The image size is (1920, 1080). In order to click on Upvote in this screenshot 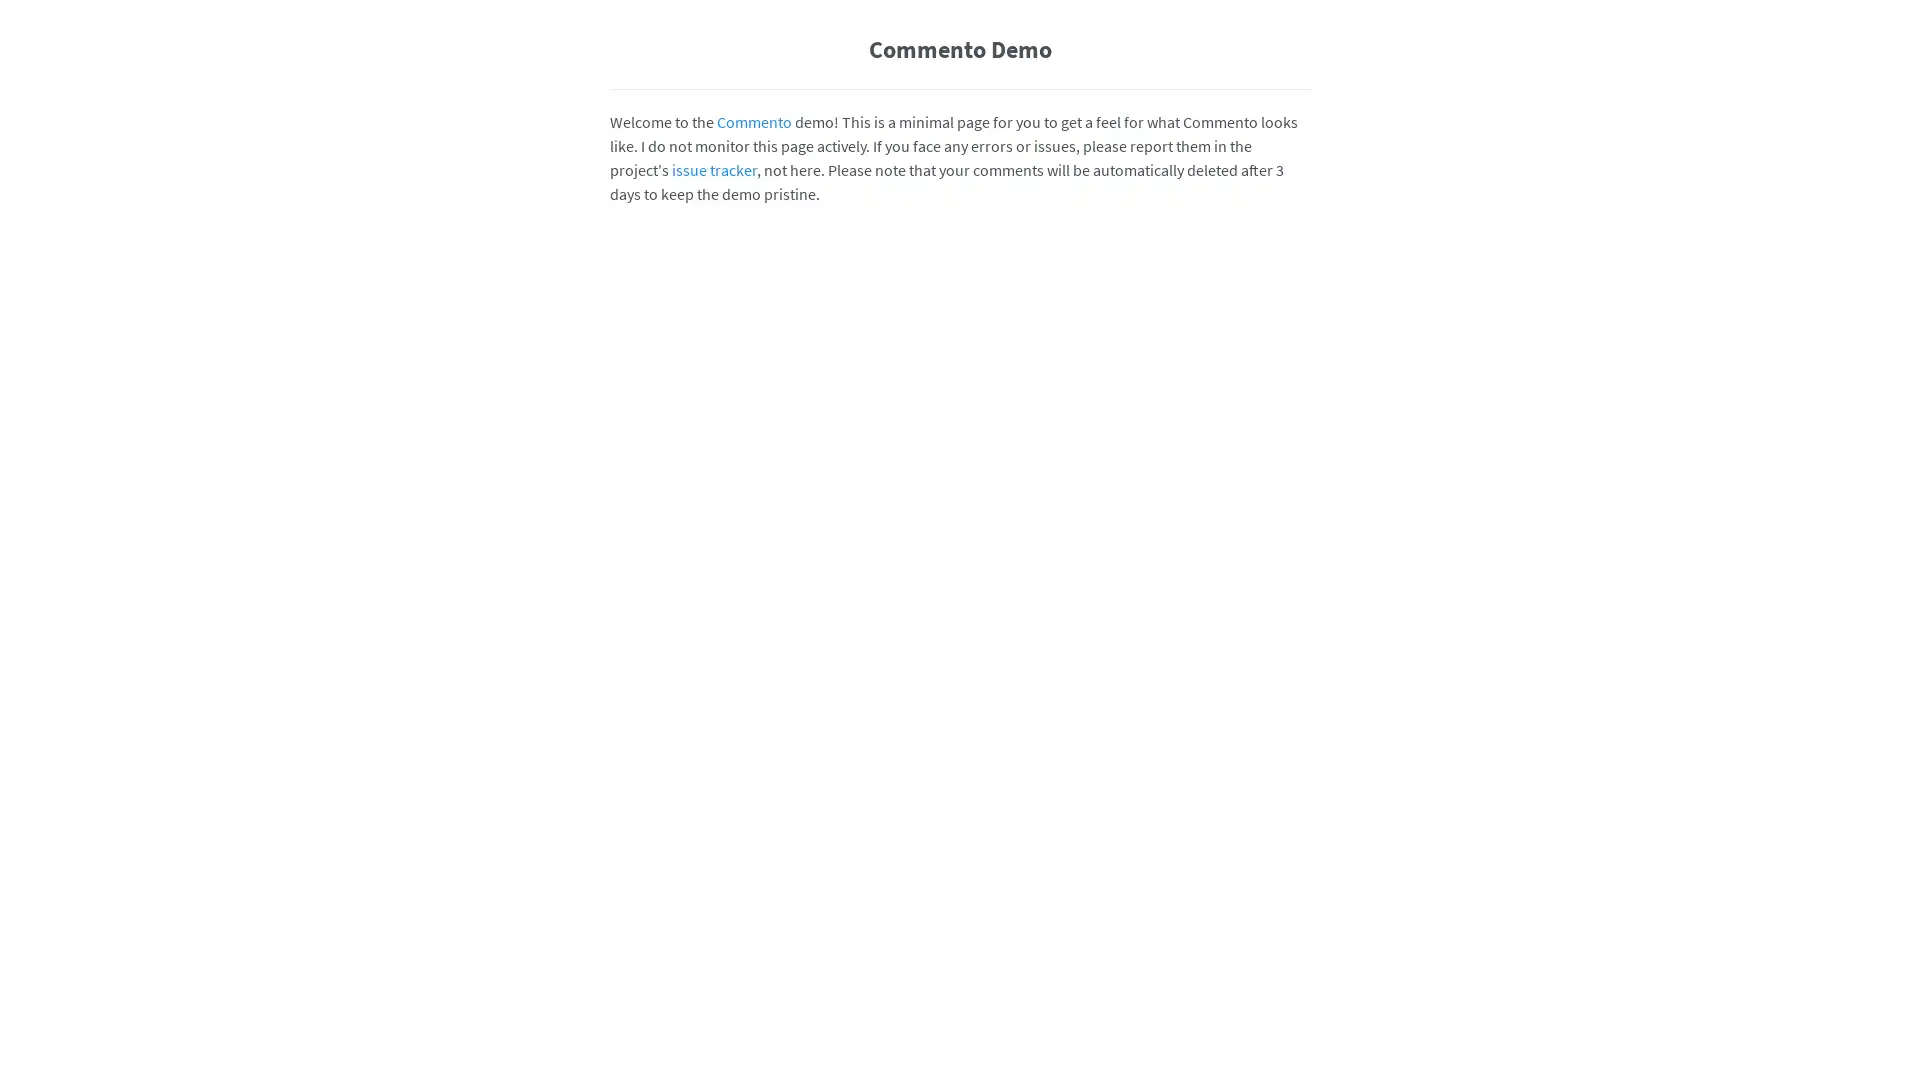, I will do `click(1232, 1025)`.